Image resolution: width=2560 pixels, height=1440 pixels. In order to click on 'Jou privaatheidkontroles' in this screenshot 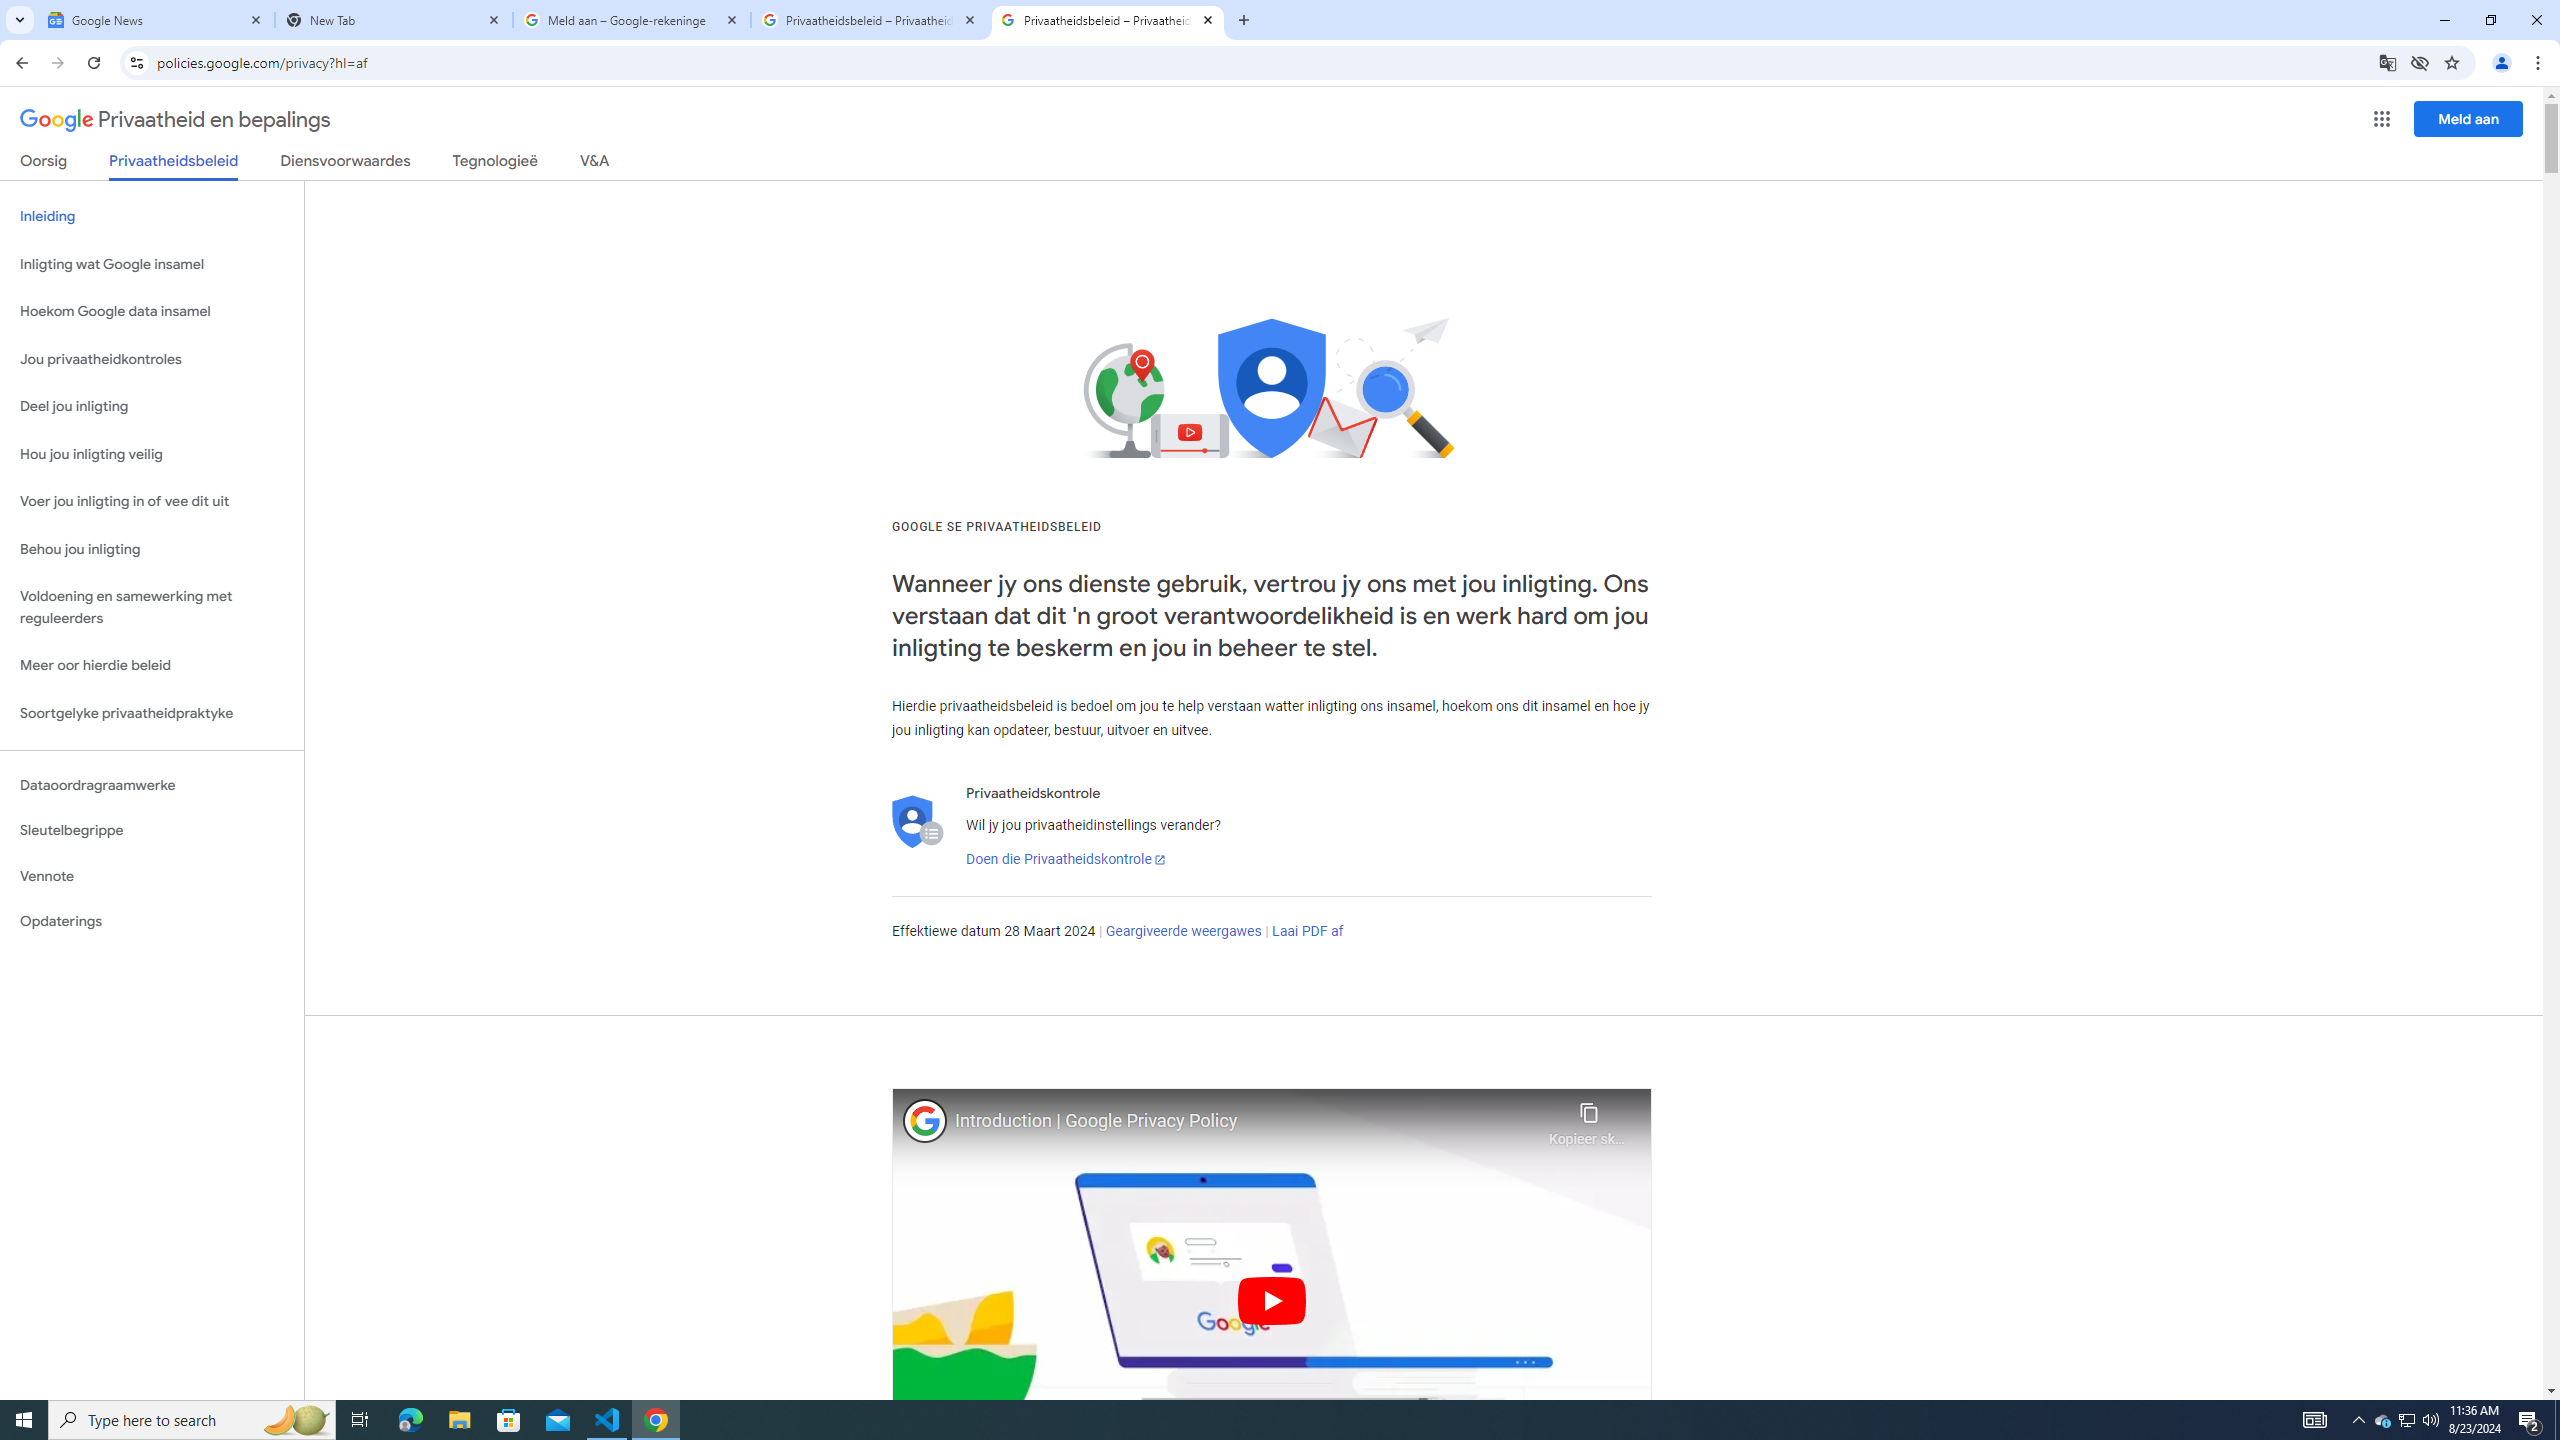, I will do `click(151, 360)`.